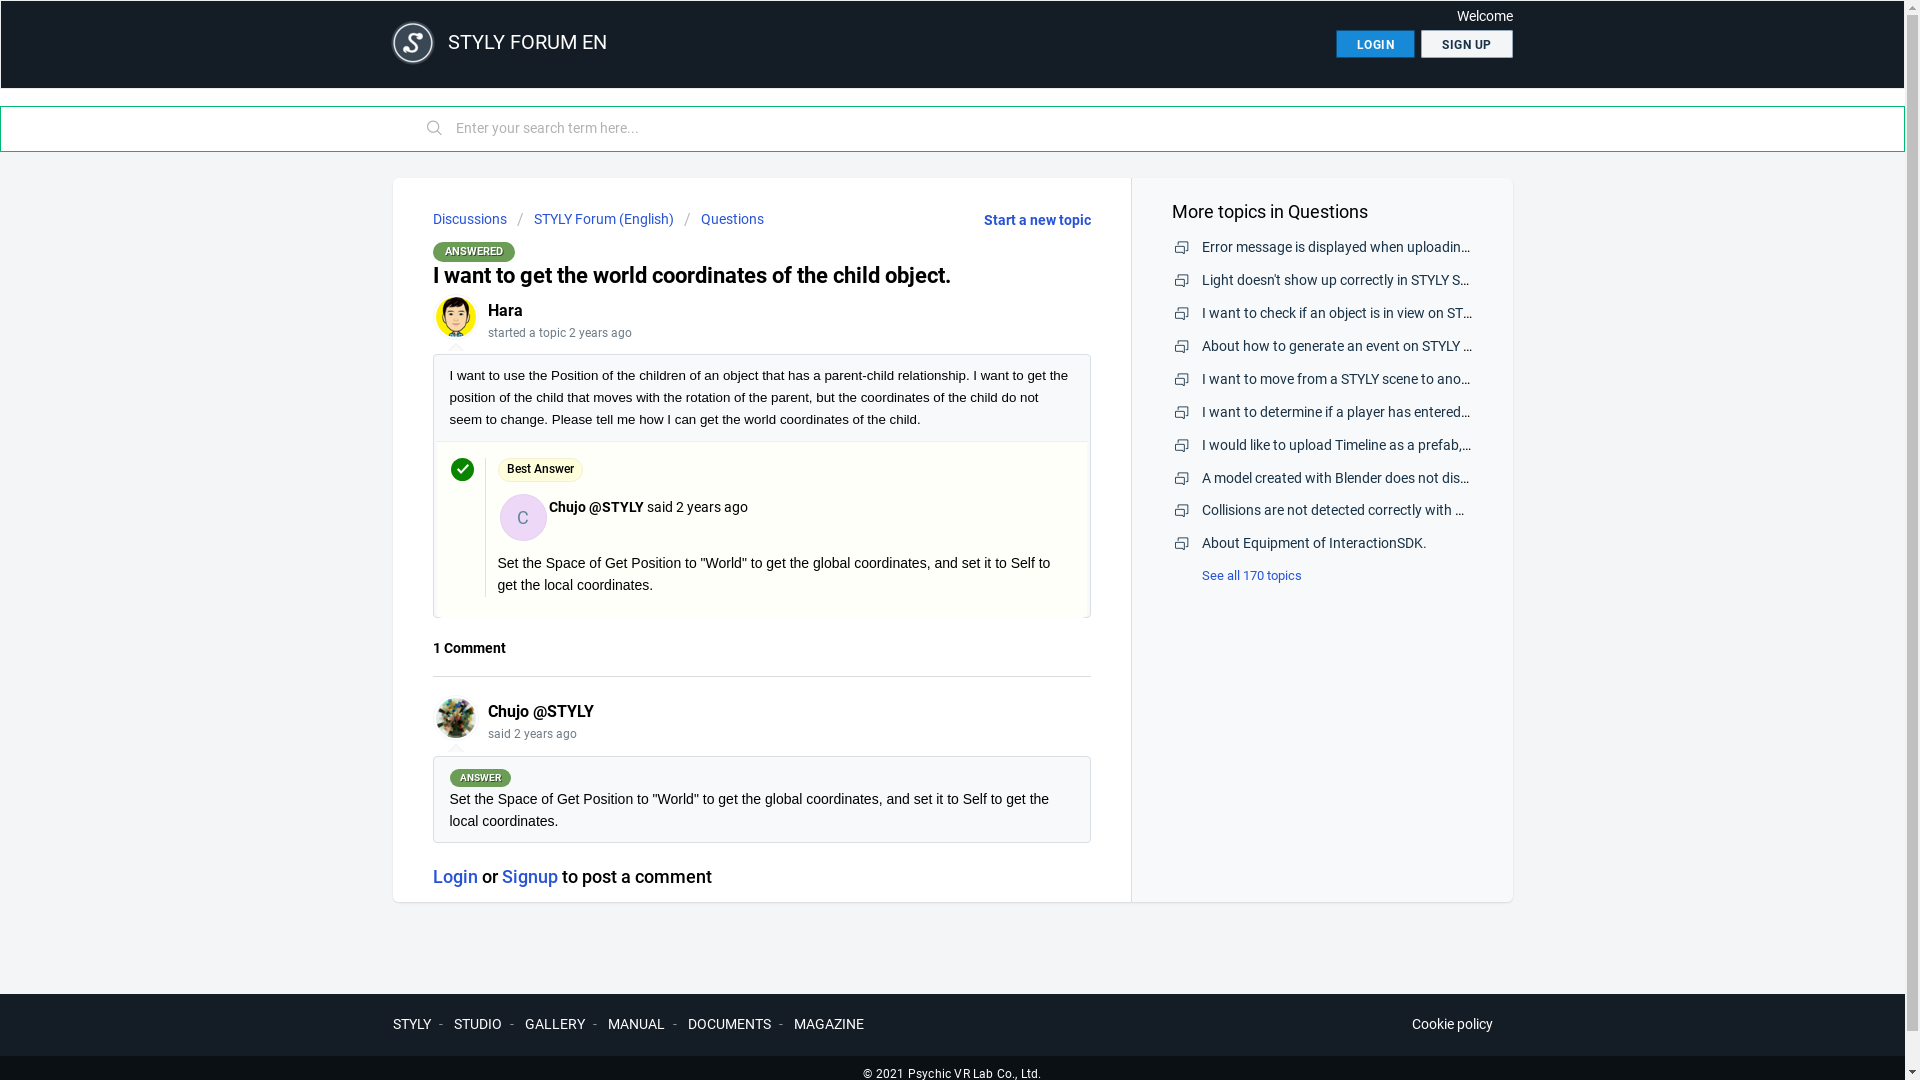 This screenshot has width=1920, height=1080. Describe the element at coordinates (1370, 378) in the screenshot. I see `'I want to move from a STYLY scene to another website.'` at that location.